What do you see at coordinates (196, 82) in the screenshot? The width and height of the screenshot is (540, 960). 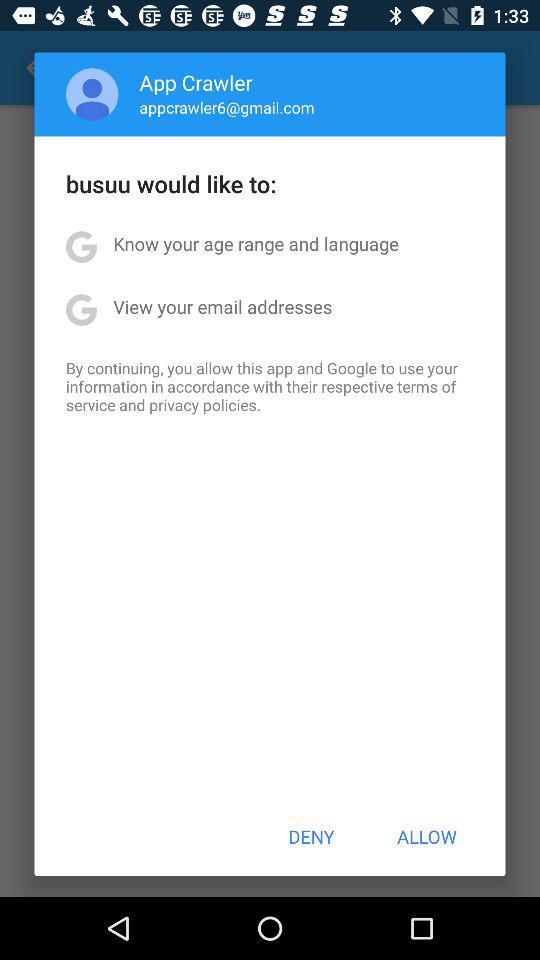 I see `the icon above the appcrawler6@gmail.com` at bounding box center [196, 82].